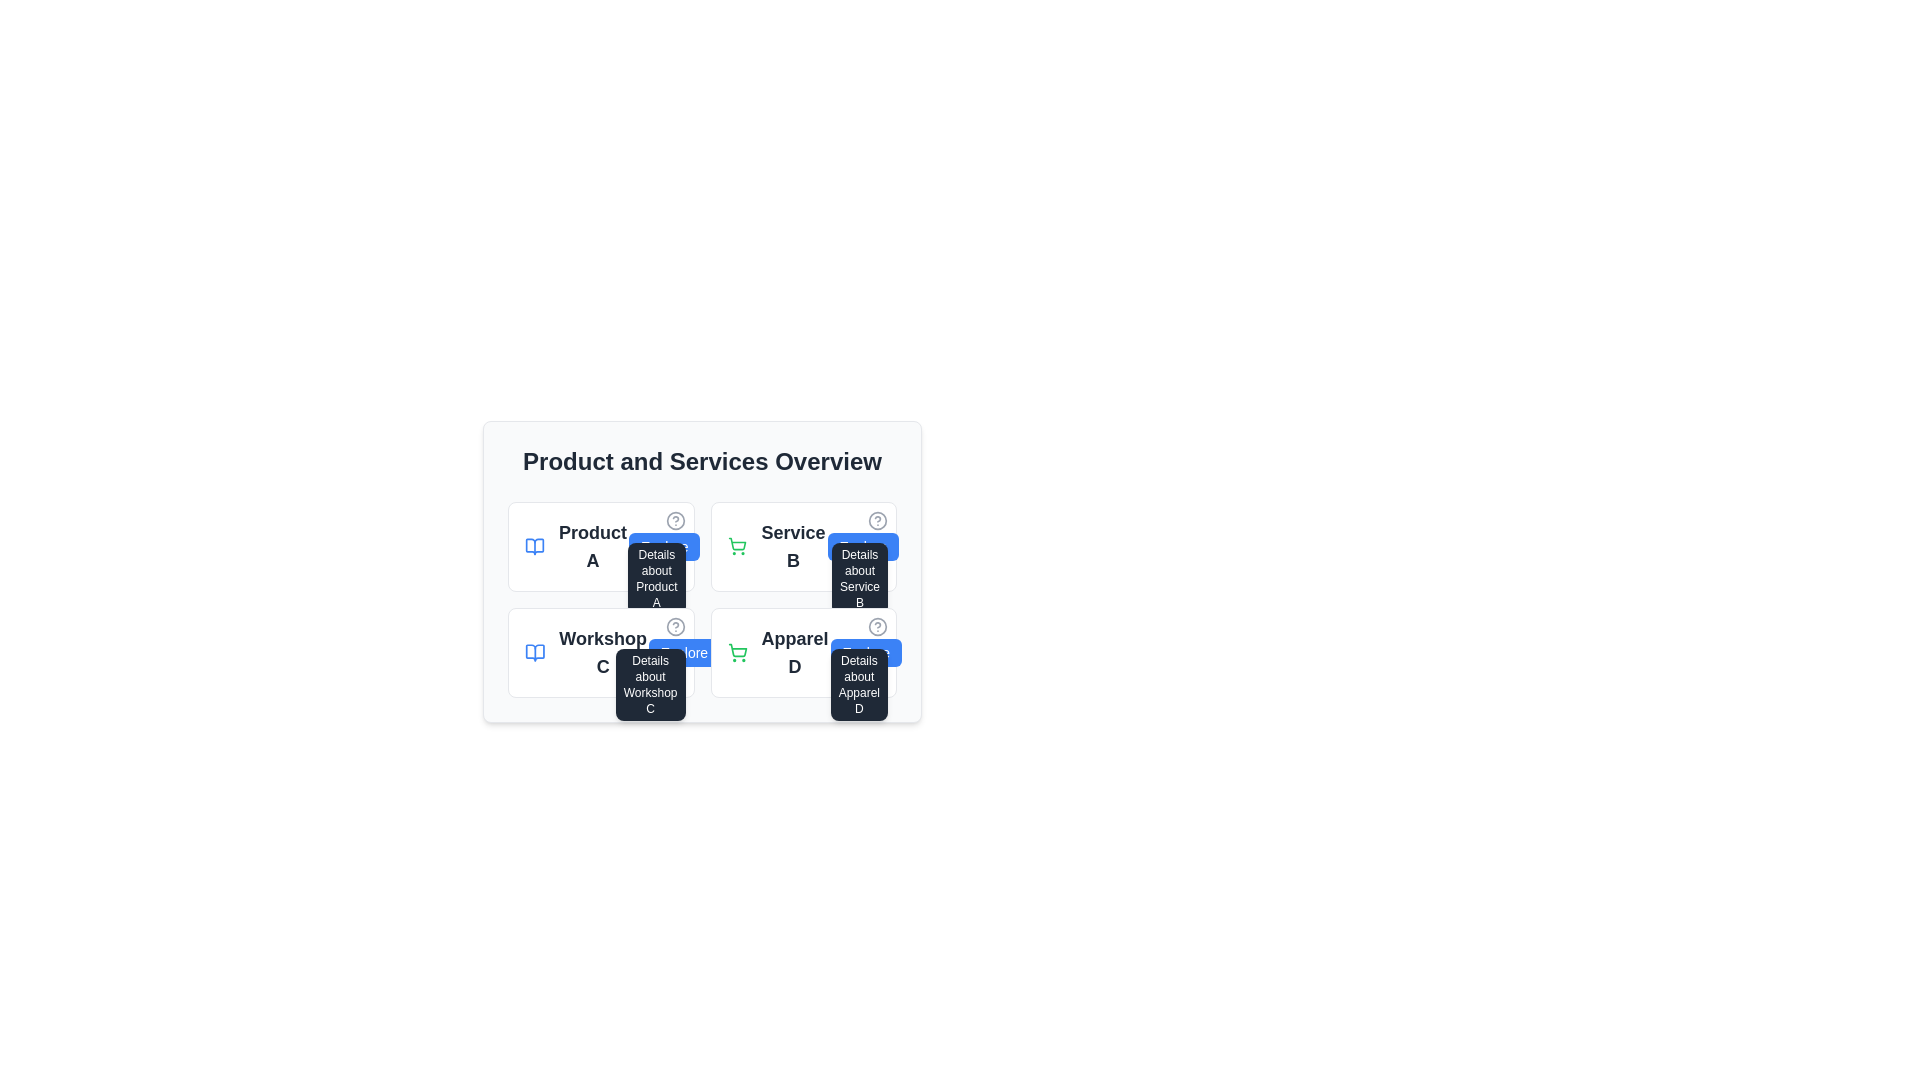 The width and height of the screenshot is (1920, 1080). What do you see at coordinates (675, 626) in the screenshot?
I see `the help icon located at the top-right corner of the 'Workshop C' card` at bounding box center [675, 626].